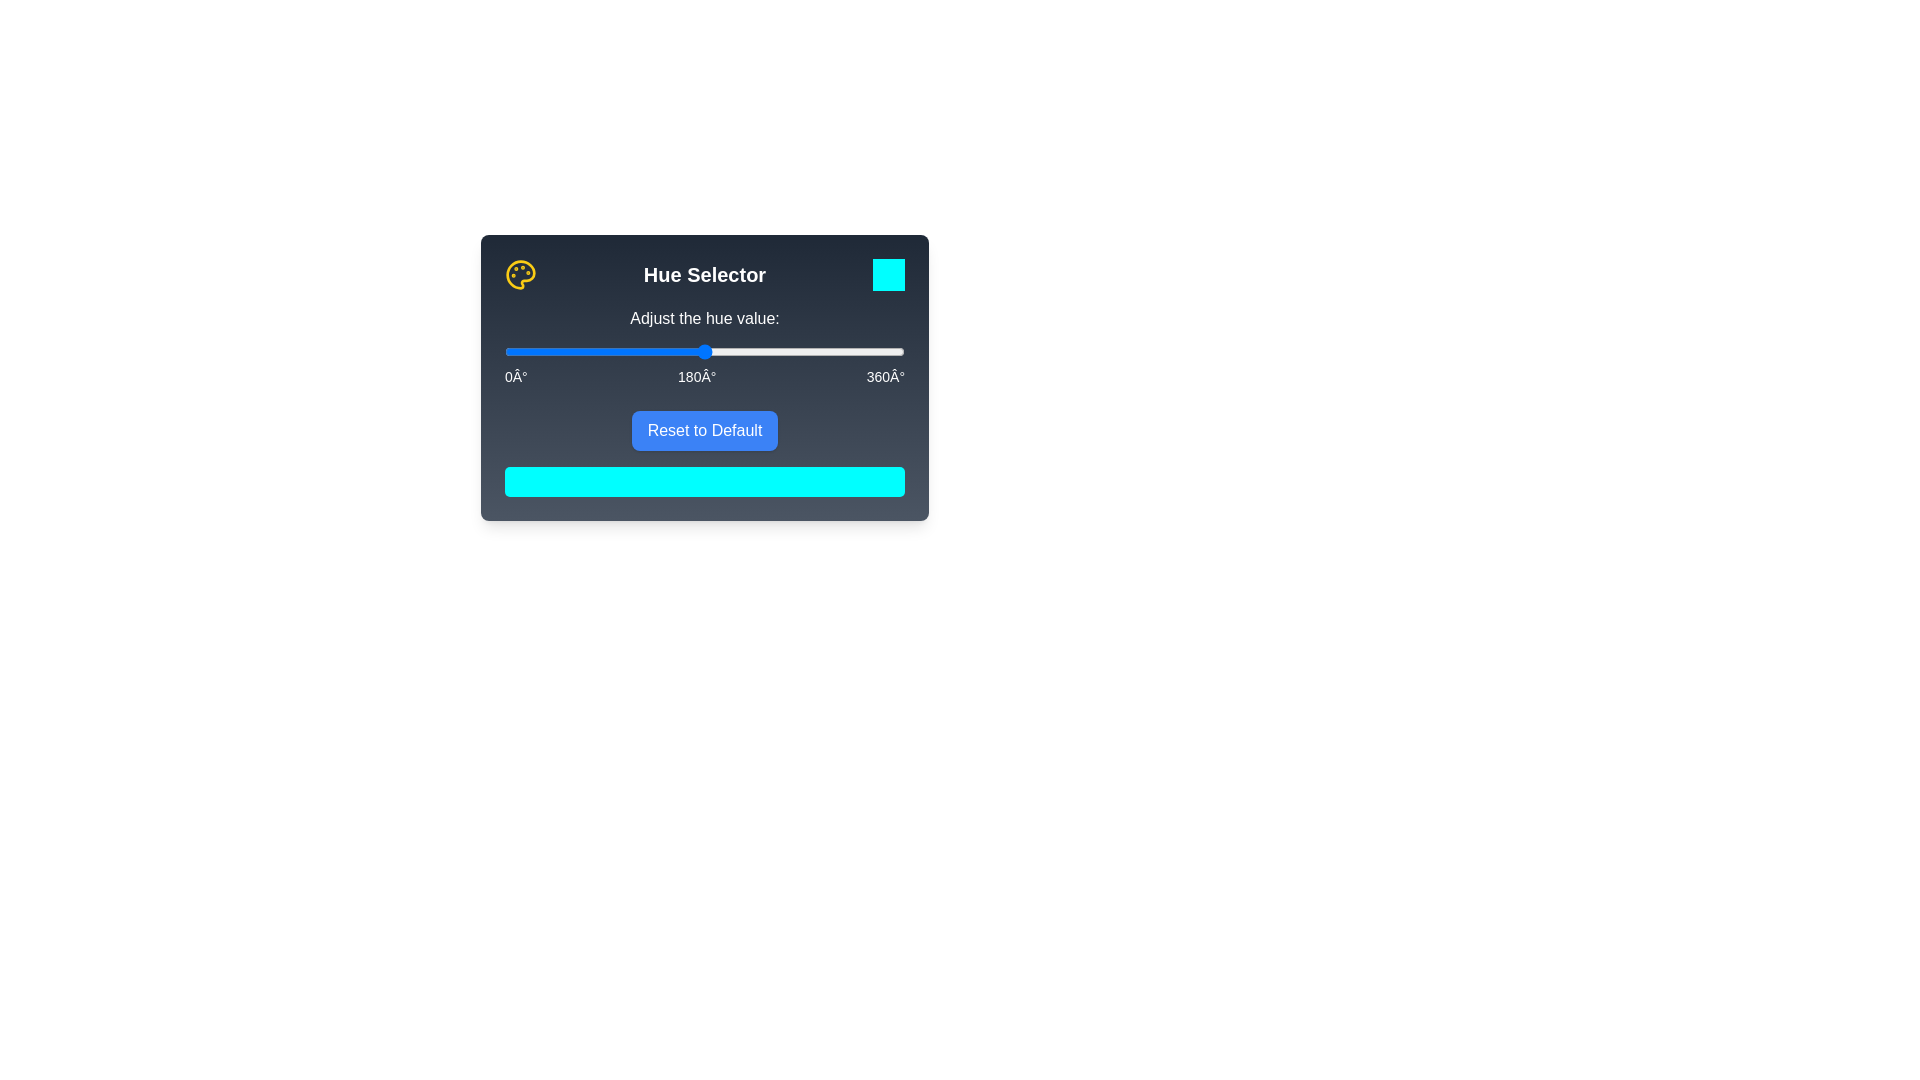 The height and width of the screenshot is (1080, 1920). Describe the element at coordinates (720, 350) in the screenshot. I see `the hue slider to 195°` at that location.